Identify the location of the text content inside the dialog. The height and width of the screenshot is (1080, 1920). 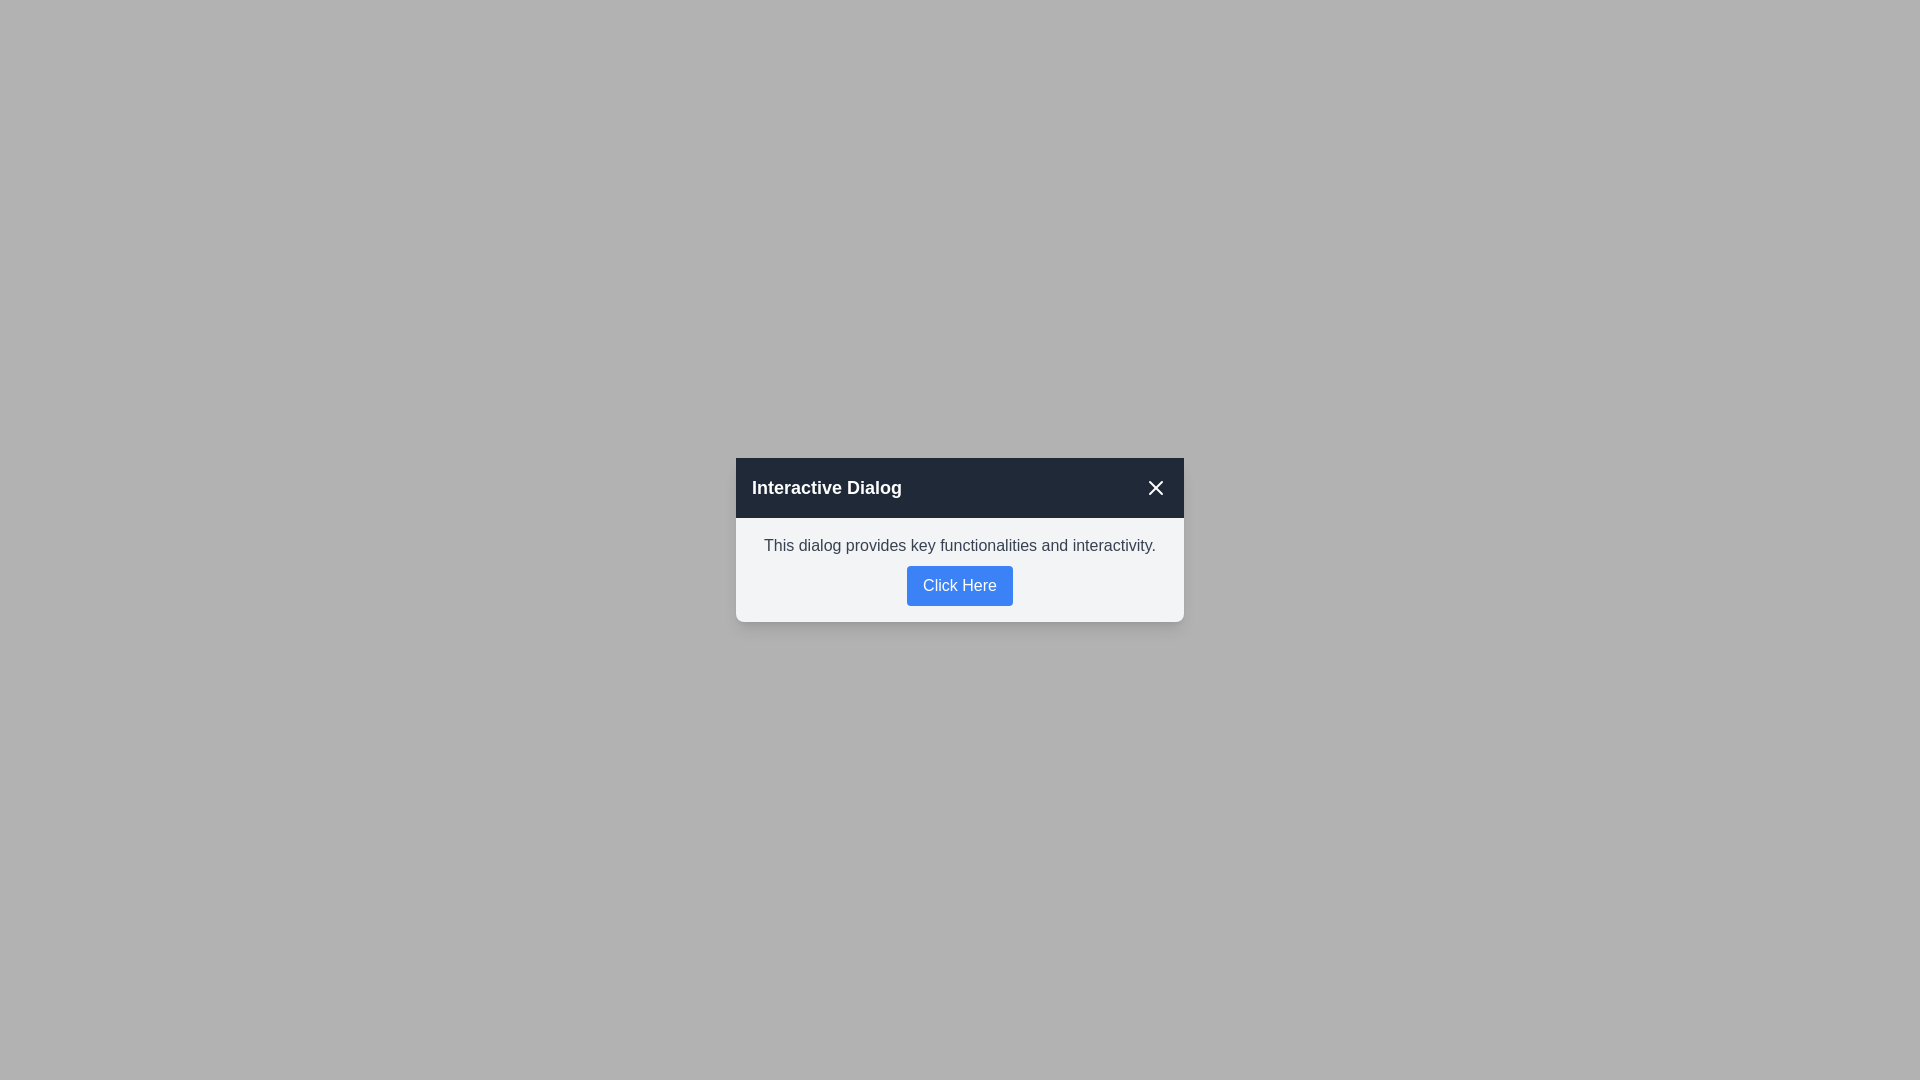
(960, 546).